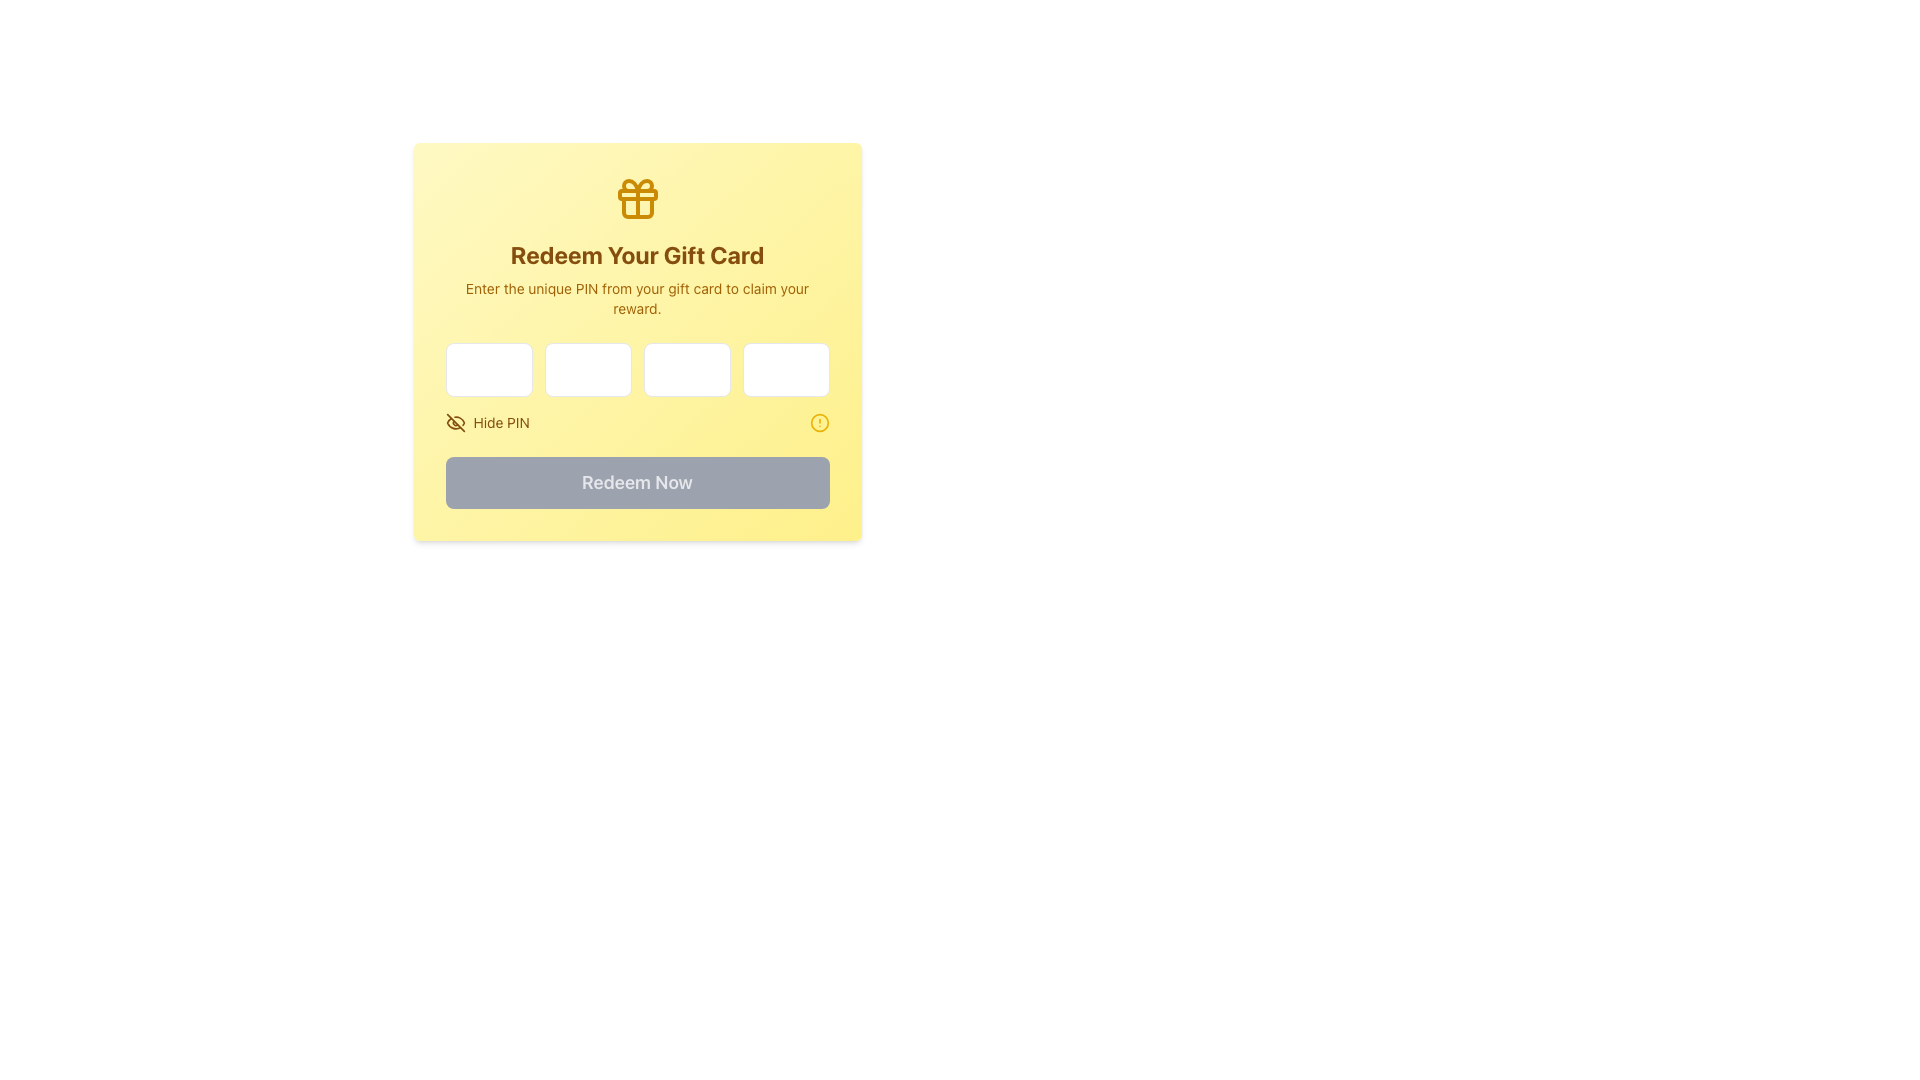 The width and height of the screenshot is (1920, 1080). What do you see at coordinates (487, 422) in the screenshot?
I see `the button that toggles the visibility of the entered PIN, located below the PIN input fields and to the left of the 'Redeem Now' button` at bounding box center [487, 422].